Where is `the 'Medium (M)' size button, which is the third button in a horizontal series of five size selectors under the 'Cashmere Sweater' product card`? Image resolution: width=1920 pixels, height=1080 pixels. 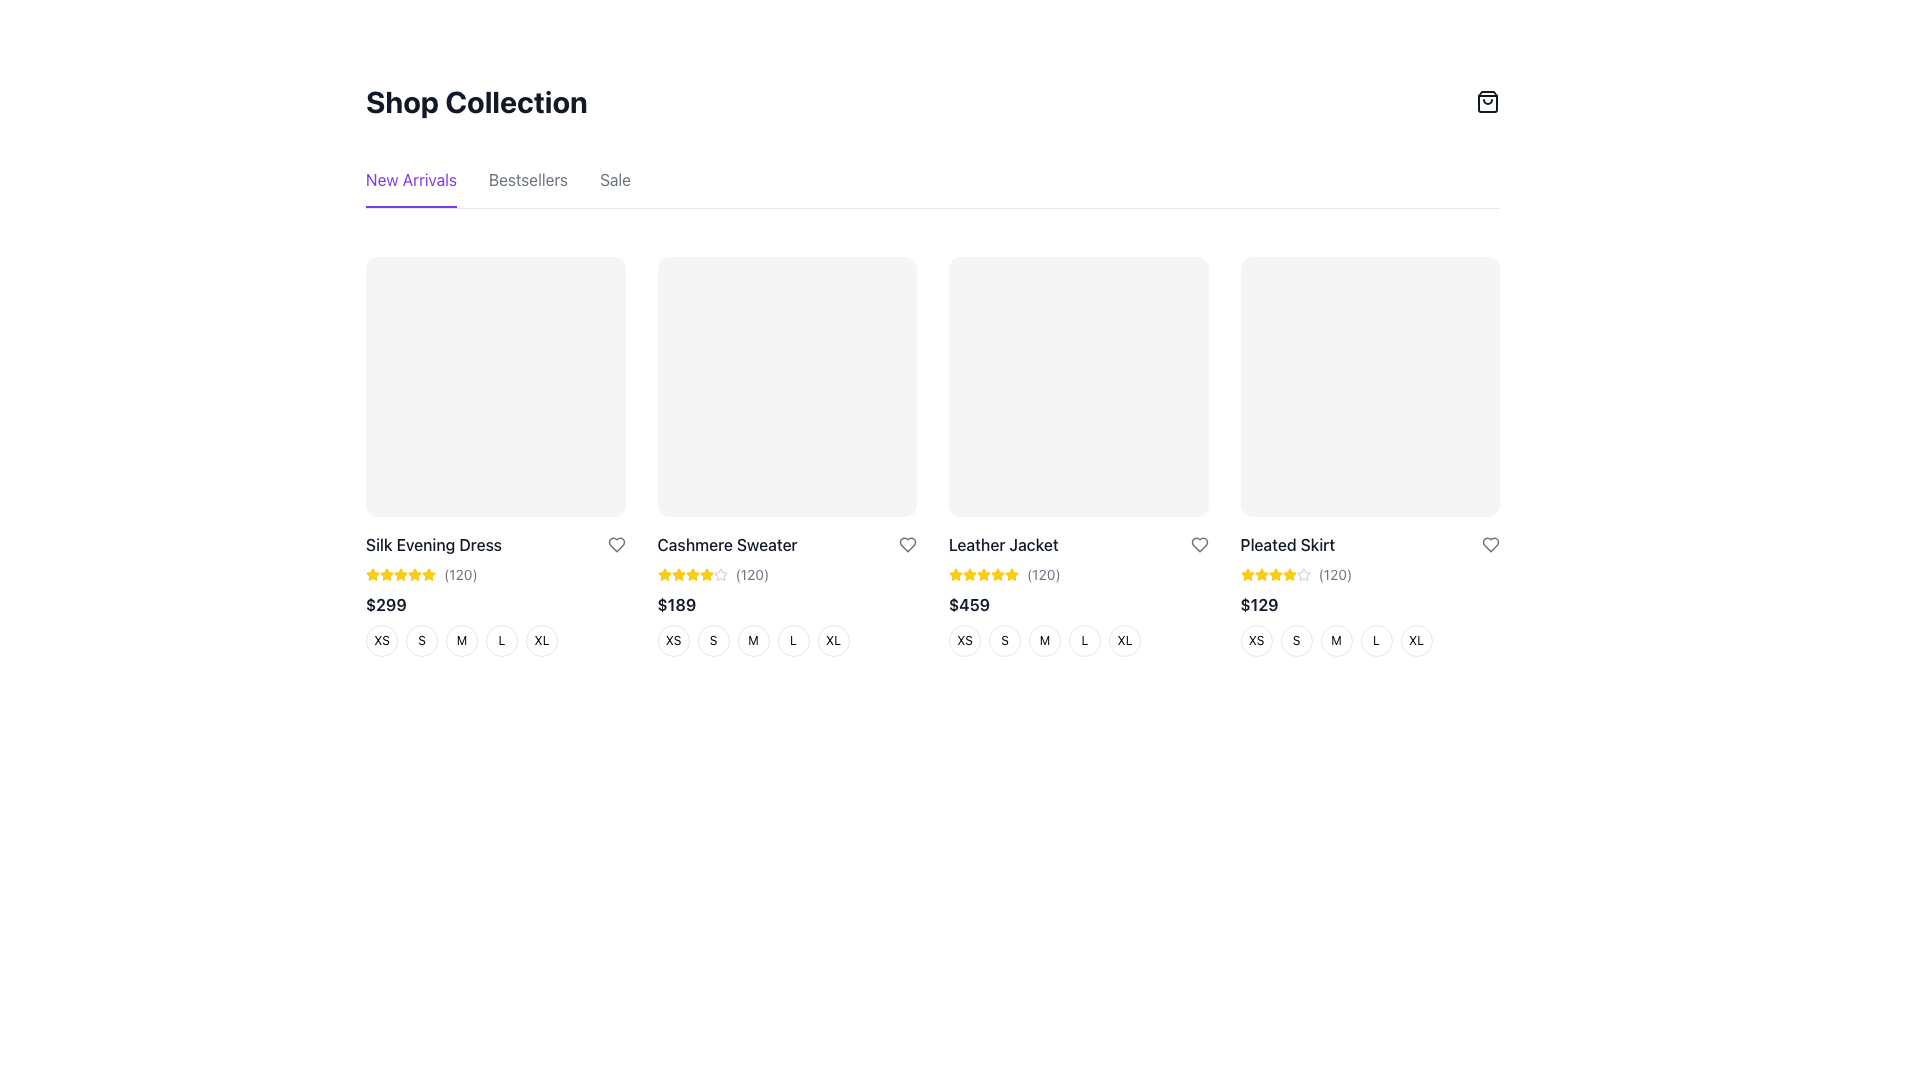
the 'Medium (M)' size button, which is the third button in a horizontal series of five size selectors under the 'Cashmere Sweater' product card is located at coordinates (752, 640).